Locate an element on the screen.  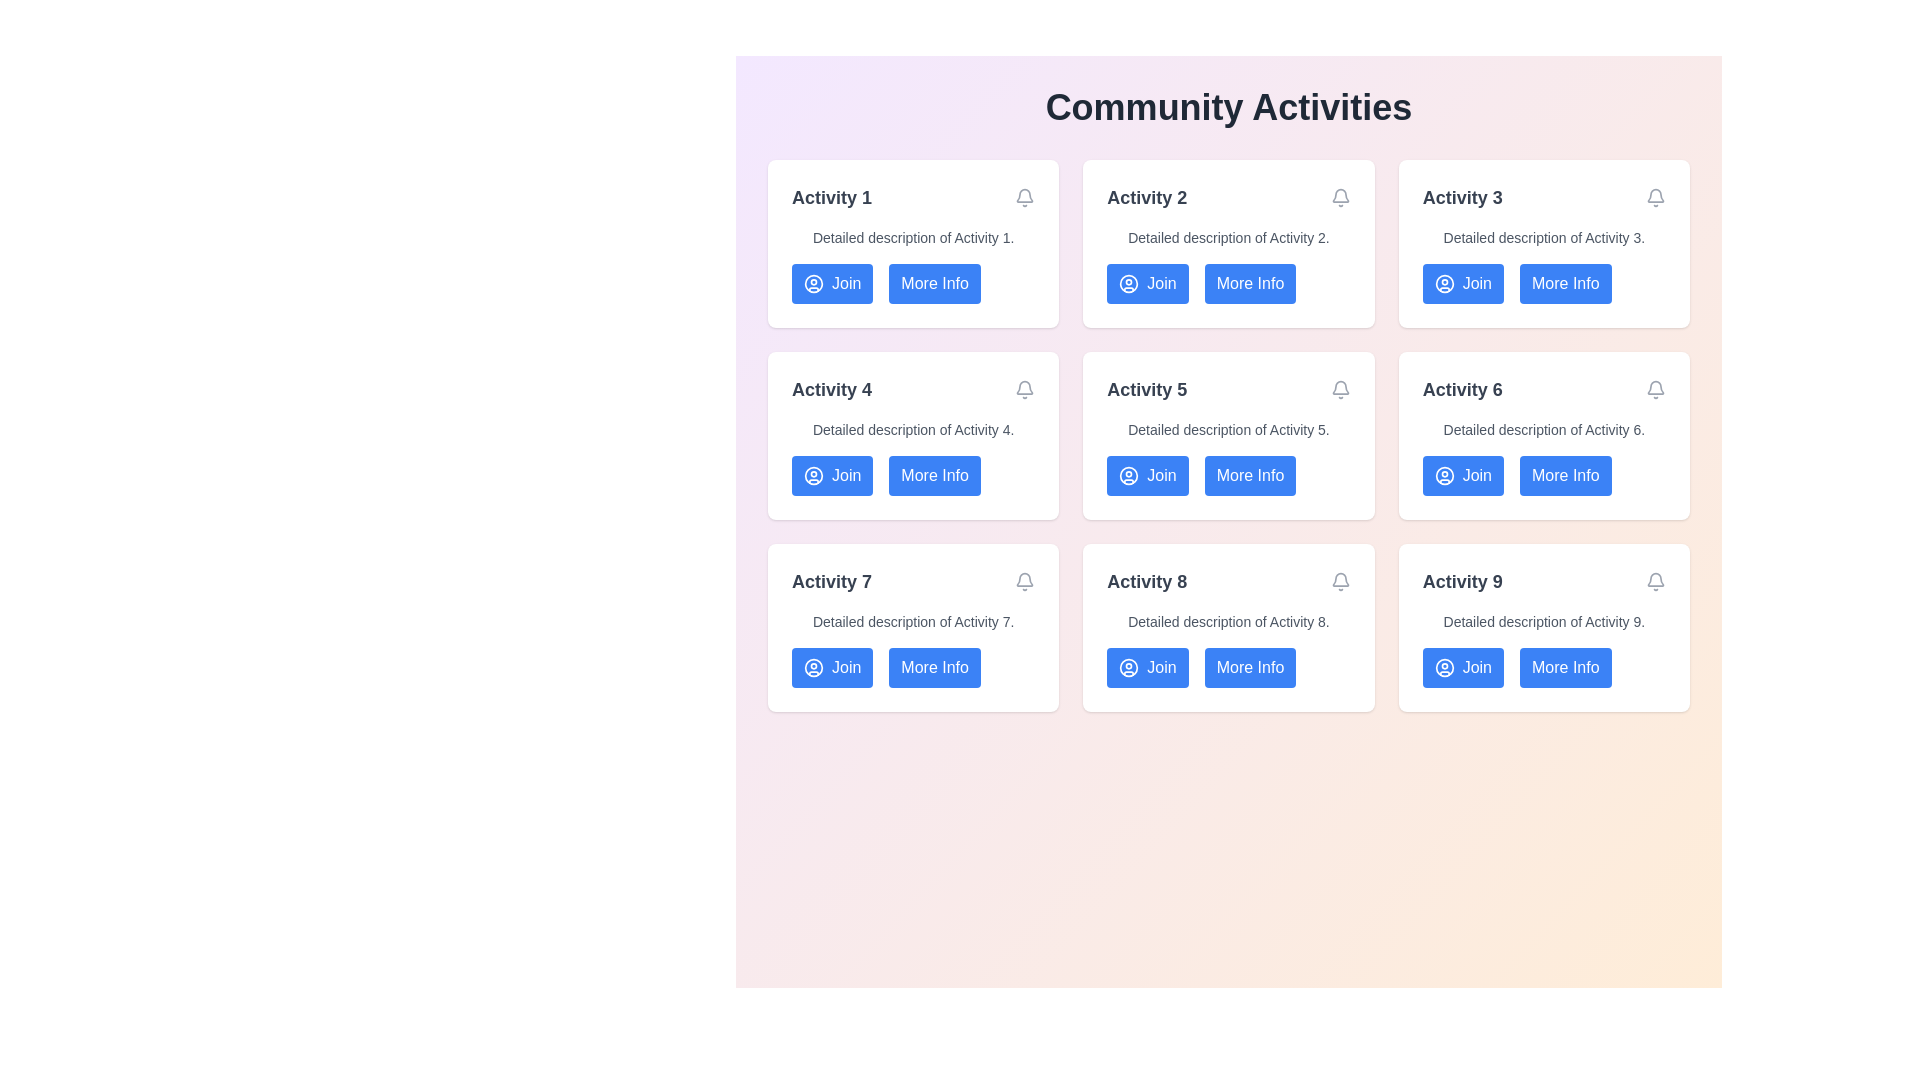
the 'More Info' button, which is a rectangular button with white text on a blue background, located in the third card labeled 'Activity 3' is located at coordinates (1564, 284).